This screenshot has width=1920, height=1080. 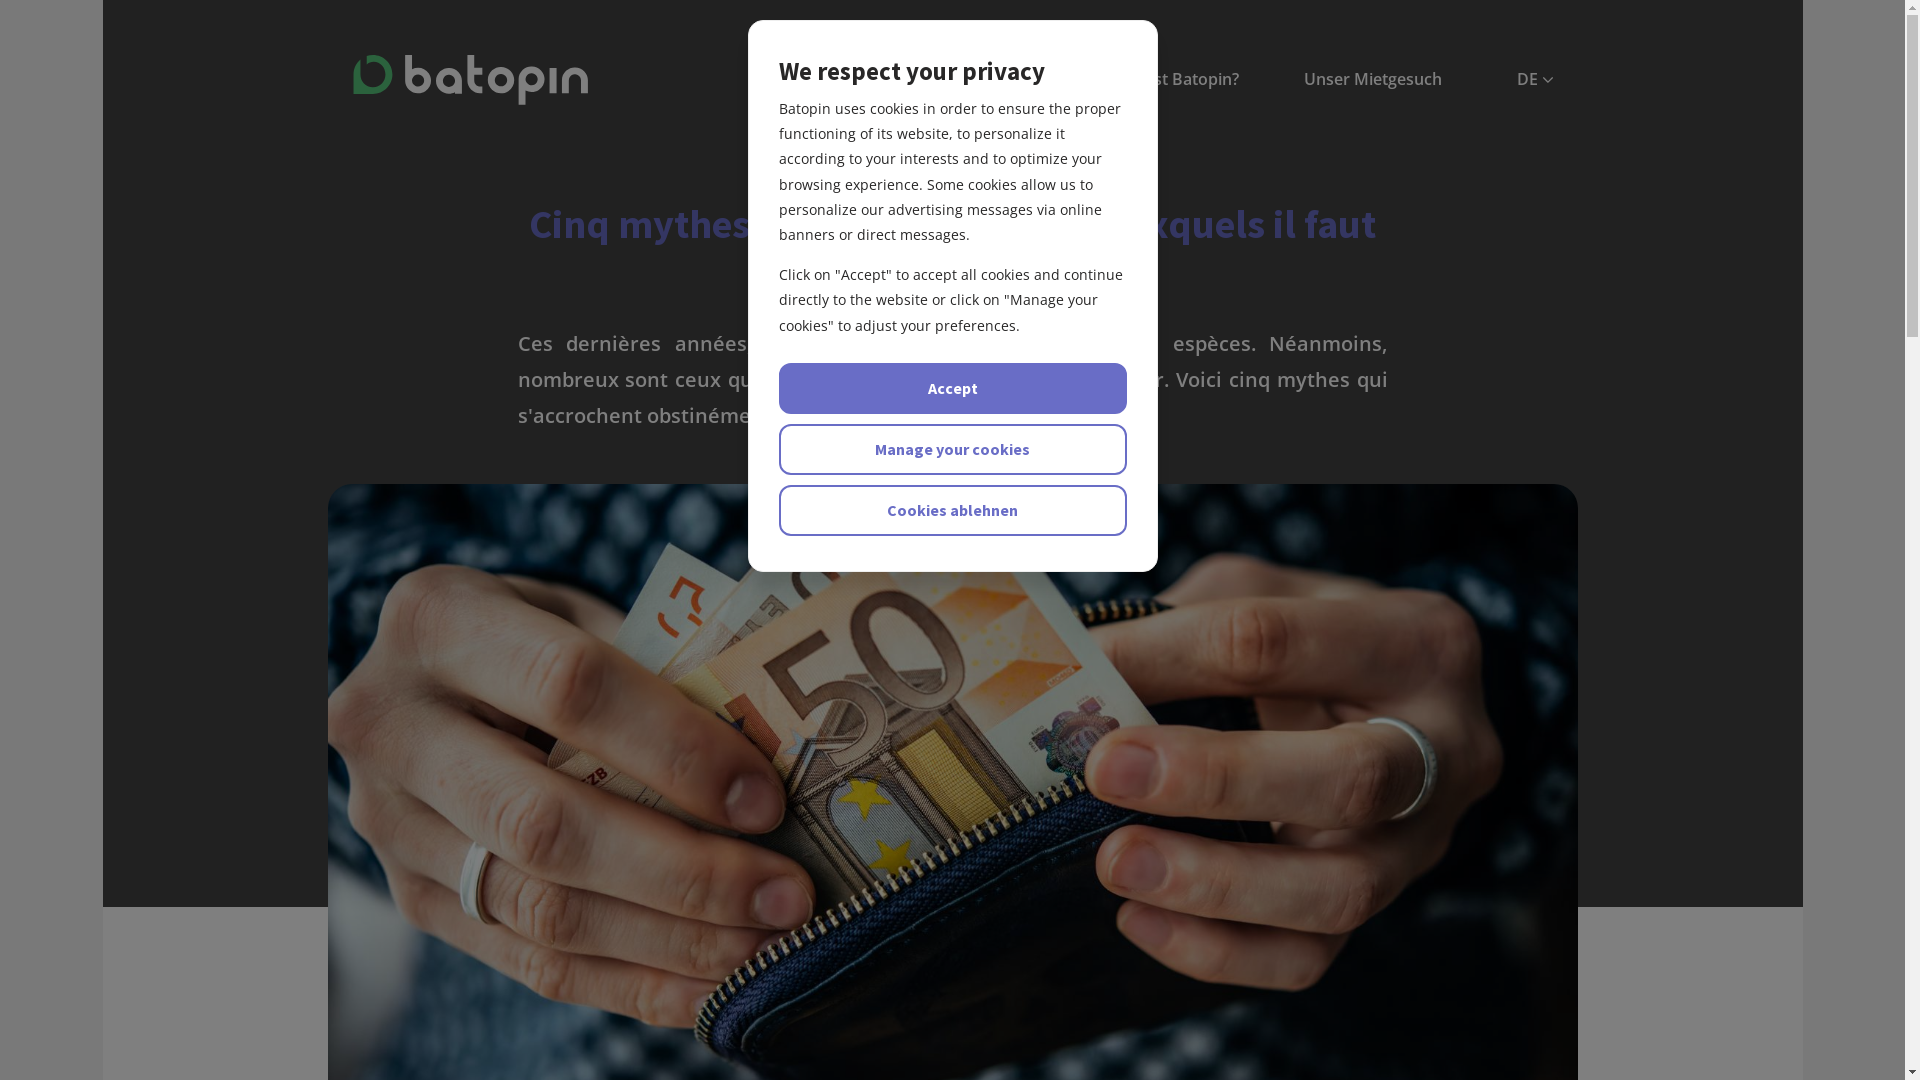 I want to click on 'Batopin logo', so click(x=468, y=79).